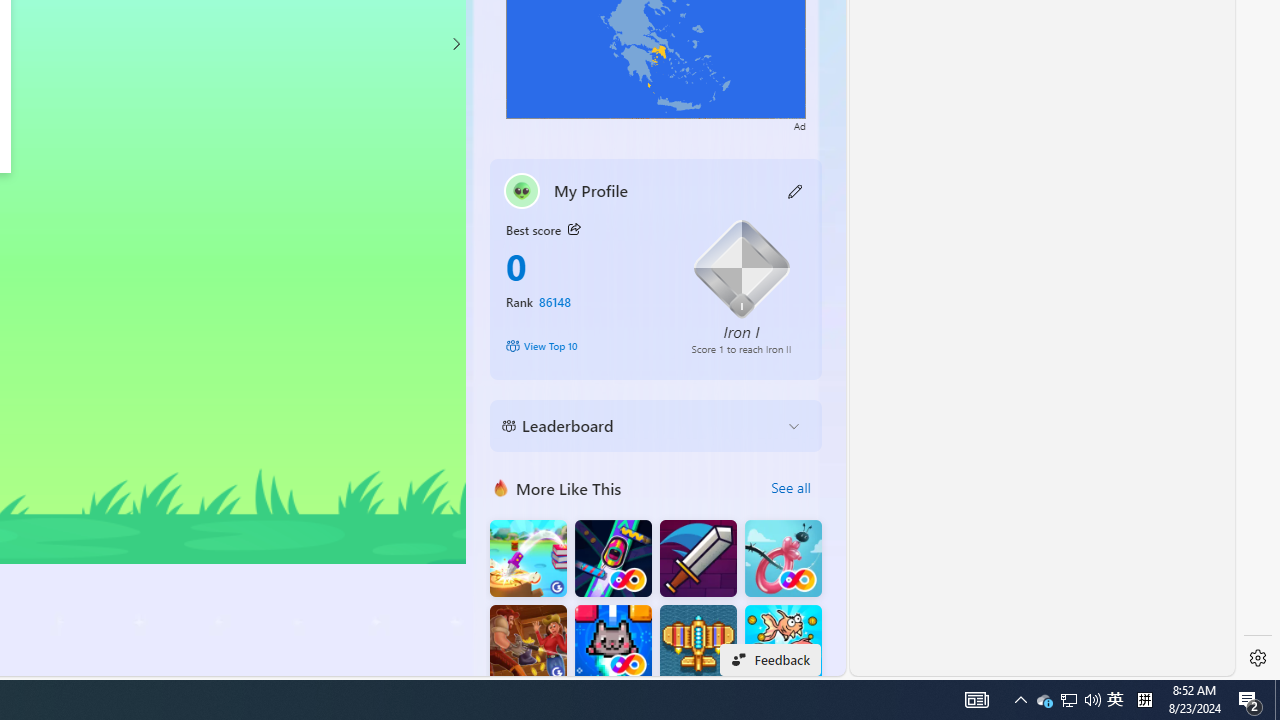 This screenshot has width=1280, height=720. What do you see at coordinates (790, 488) in the screenshot?
I see `'See all'` at bounding box center [790, 488].